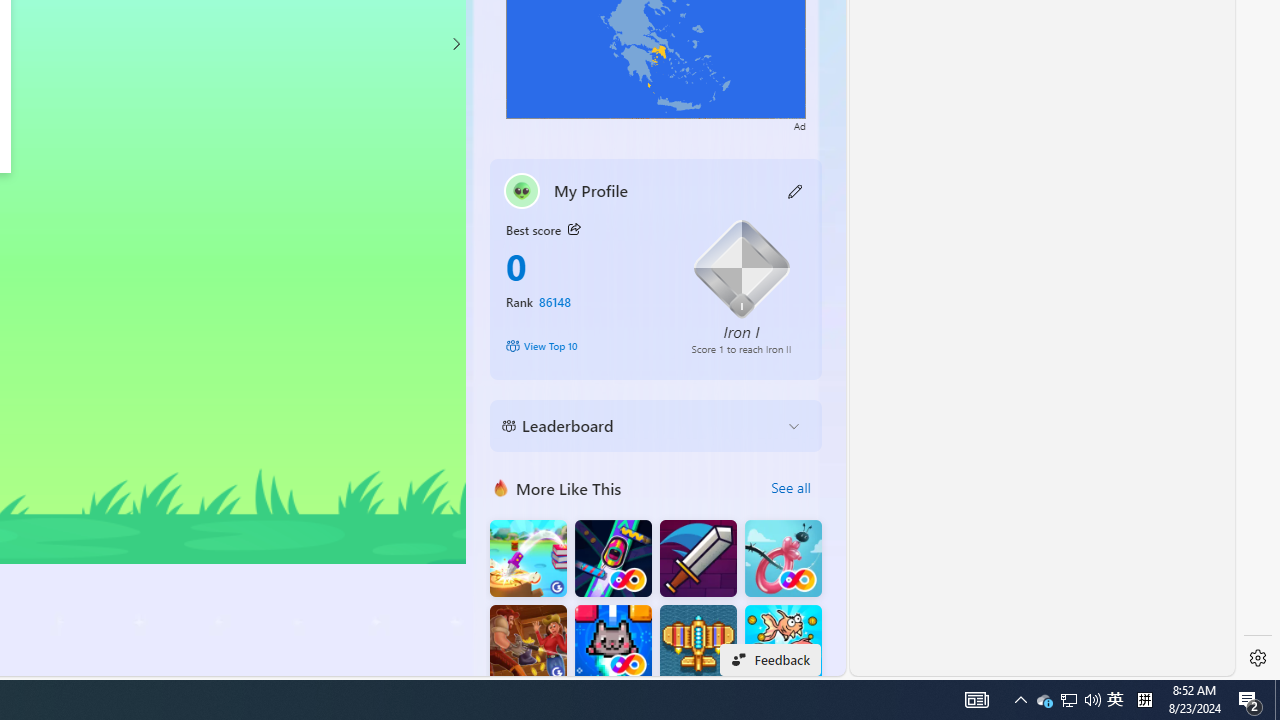 This screenshot has width=1280, height=720. What do you see at coordinates (790, 488) in the screenshot?
I see `'See all'` at bounding box center [790, 488].